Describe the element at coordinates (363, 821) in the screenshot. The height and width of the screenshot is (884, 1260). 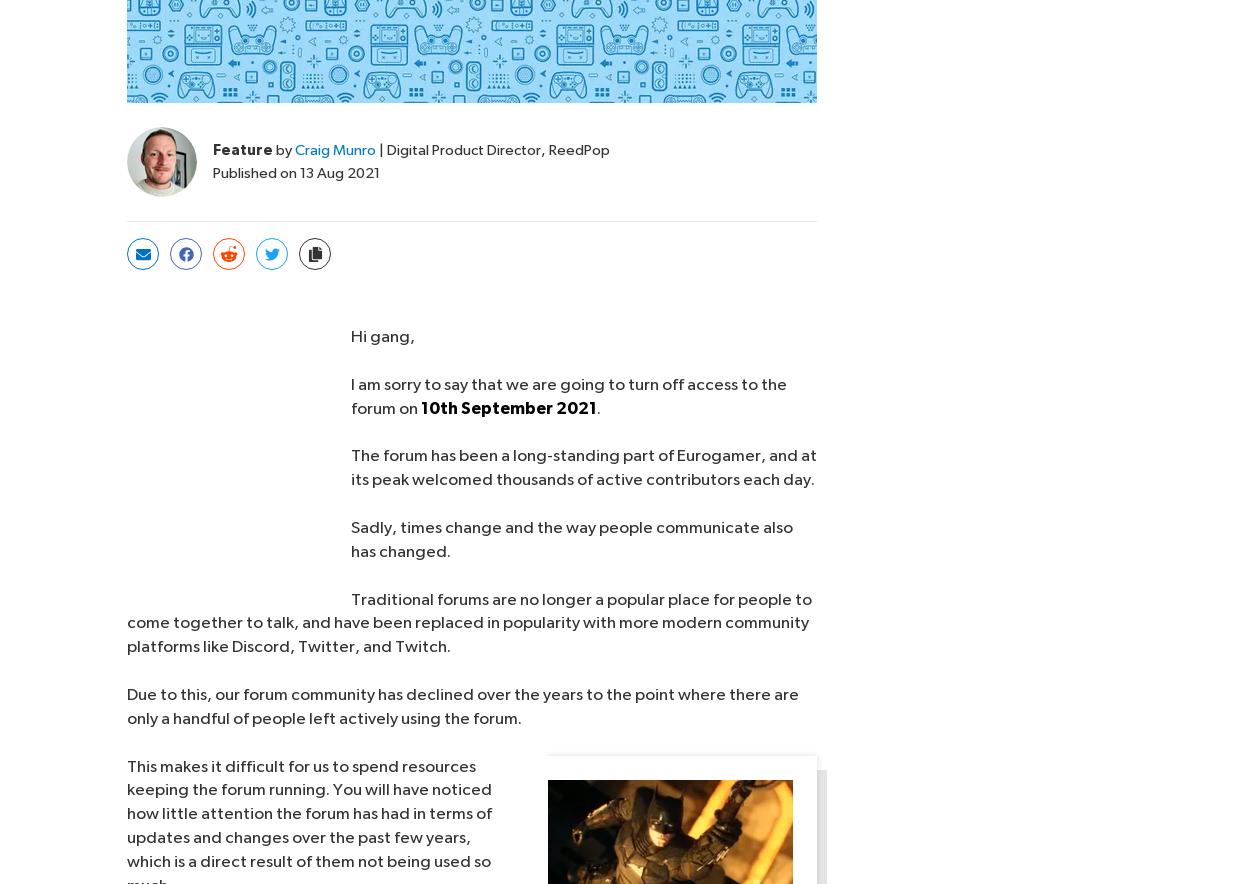
I see `'Reviews'` at that location.